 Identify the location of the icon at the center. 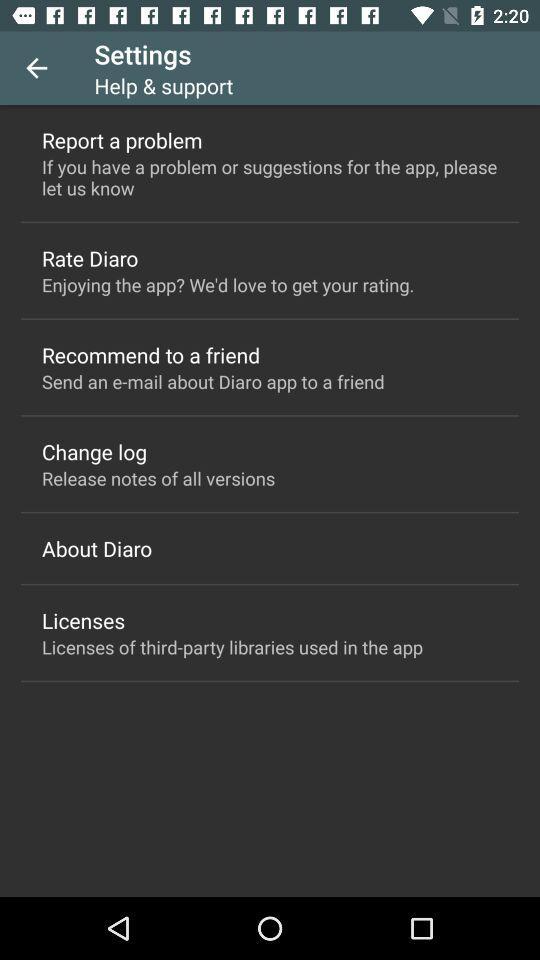
(212, 380).